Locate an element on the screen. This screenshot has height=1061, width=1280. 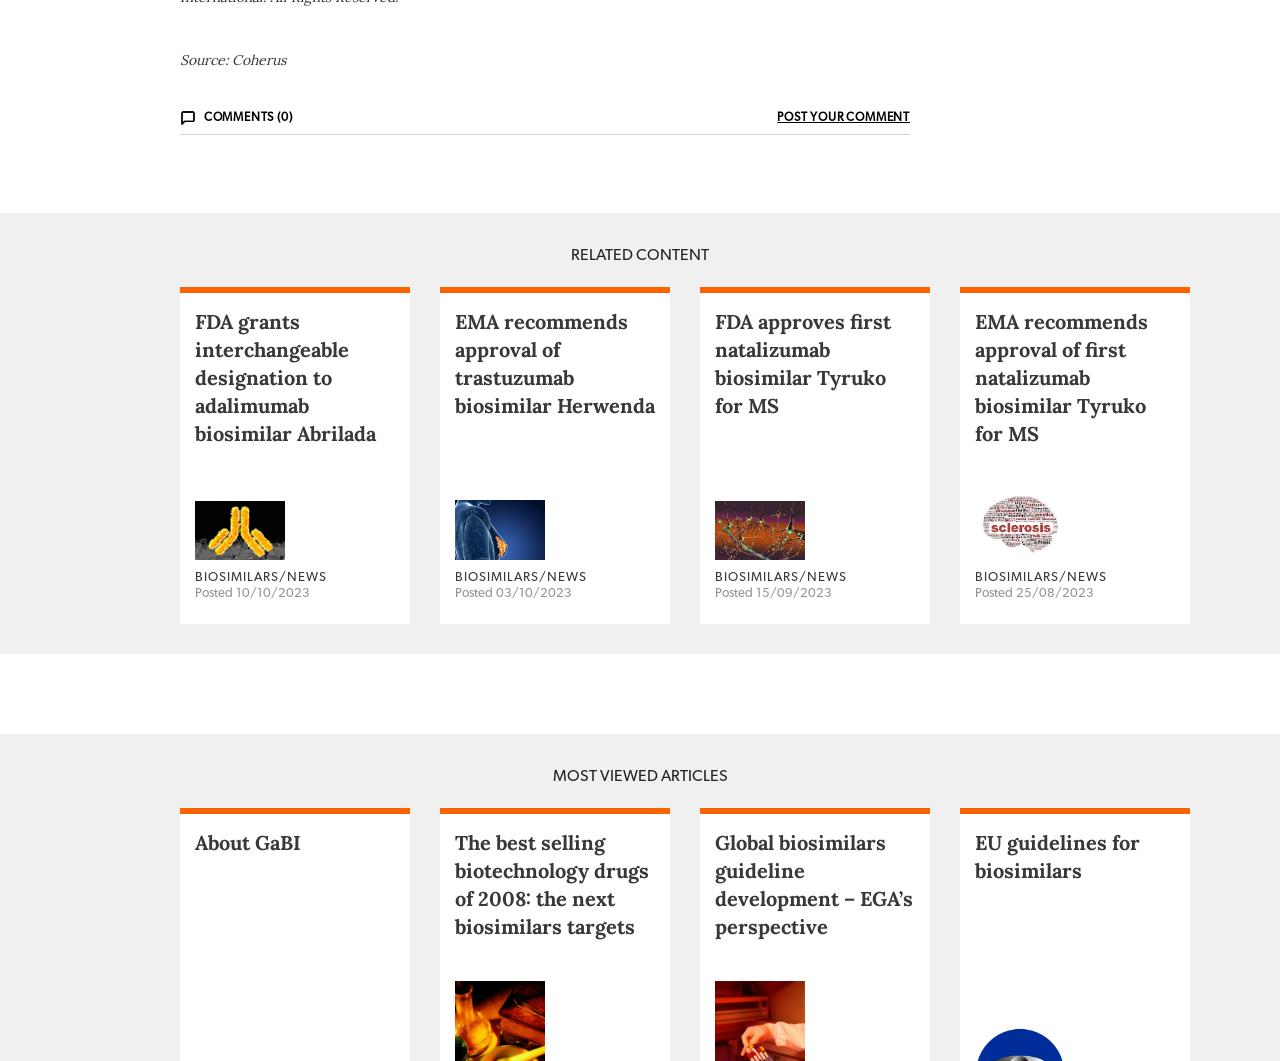
'EU guidelines for biosimilars' is located at coordinates (1056, 933).